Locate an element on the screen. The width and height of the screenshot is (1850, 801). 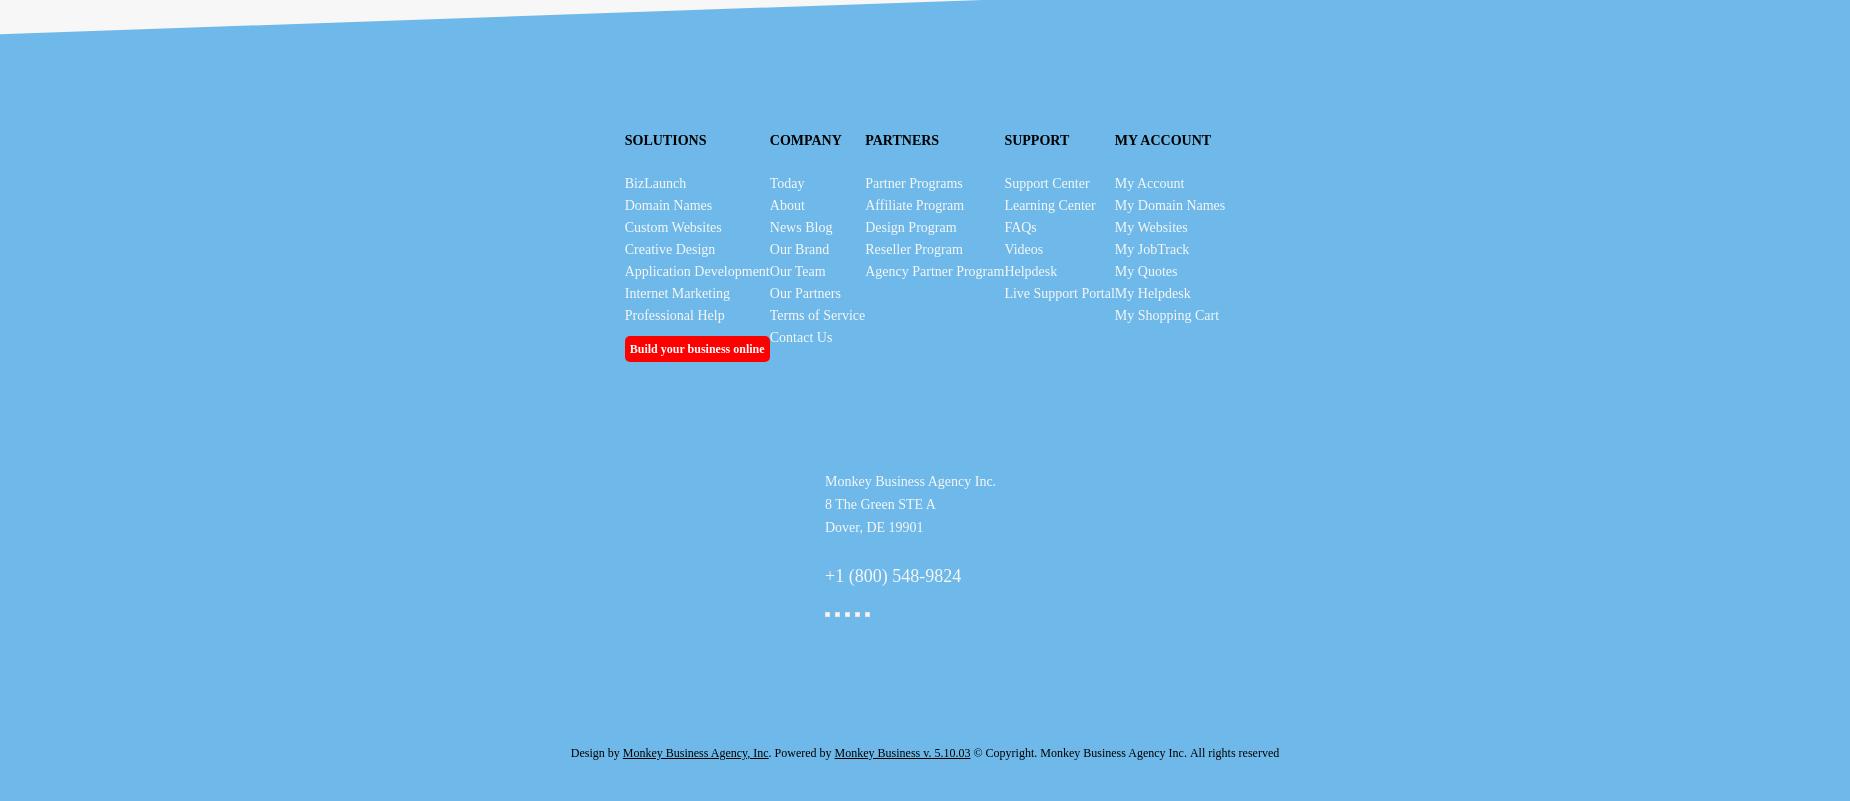
'FAQs' is located at coordinates (1019, 227).